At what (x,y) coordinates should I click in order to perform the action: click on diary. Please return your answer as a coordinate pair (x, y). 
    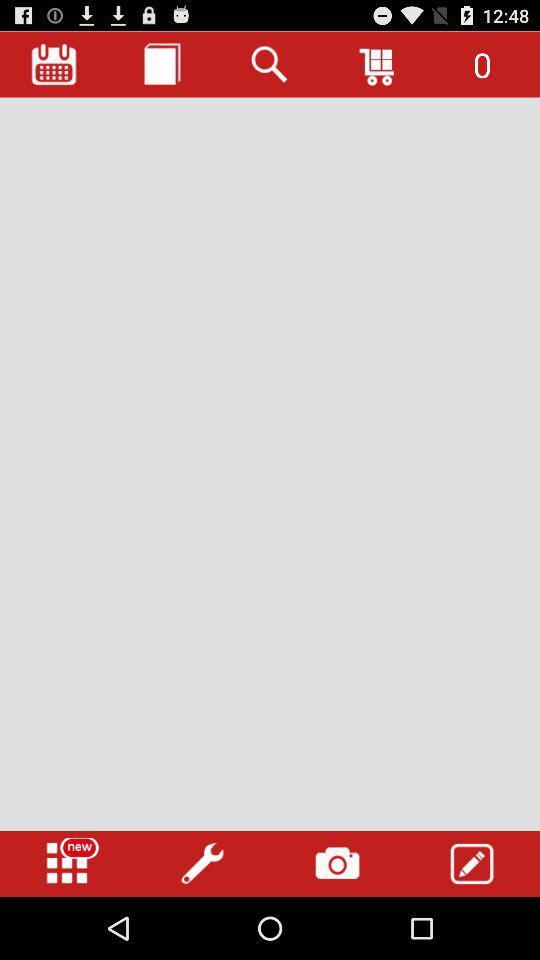
    Looking at the image, I should click on (161, 64).